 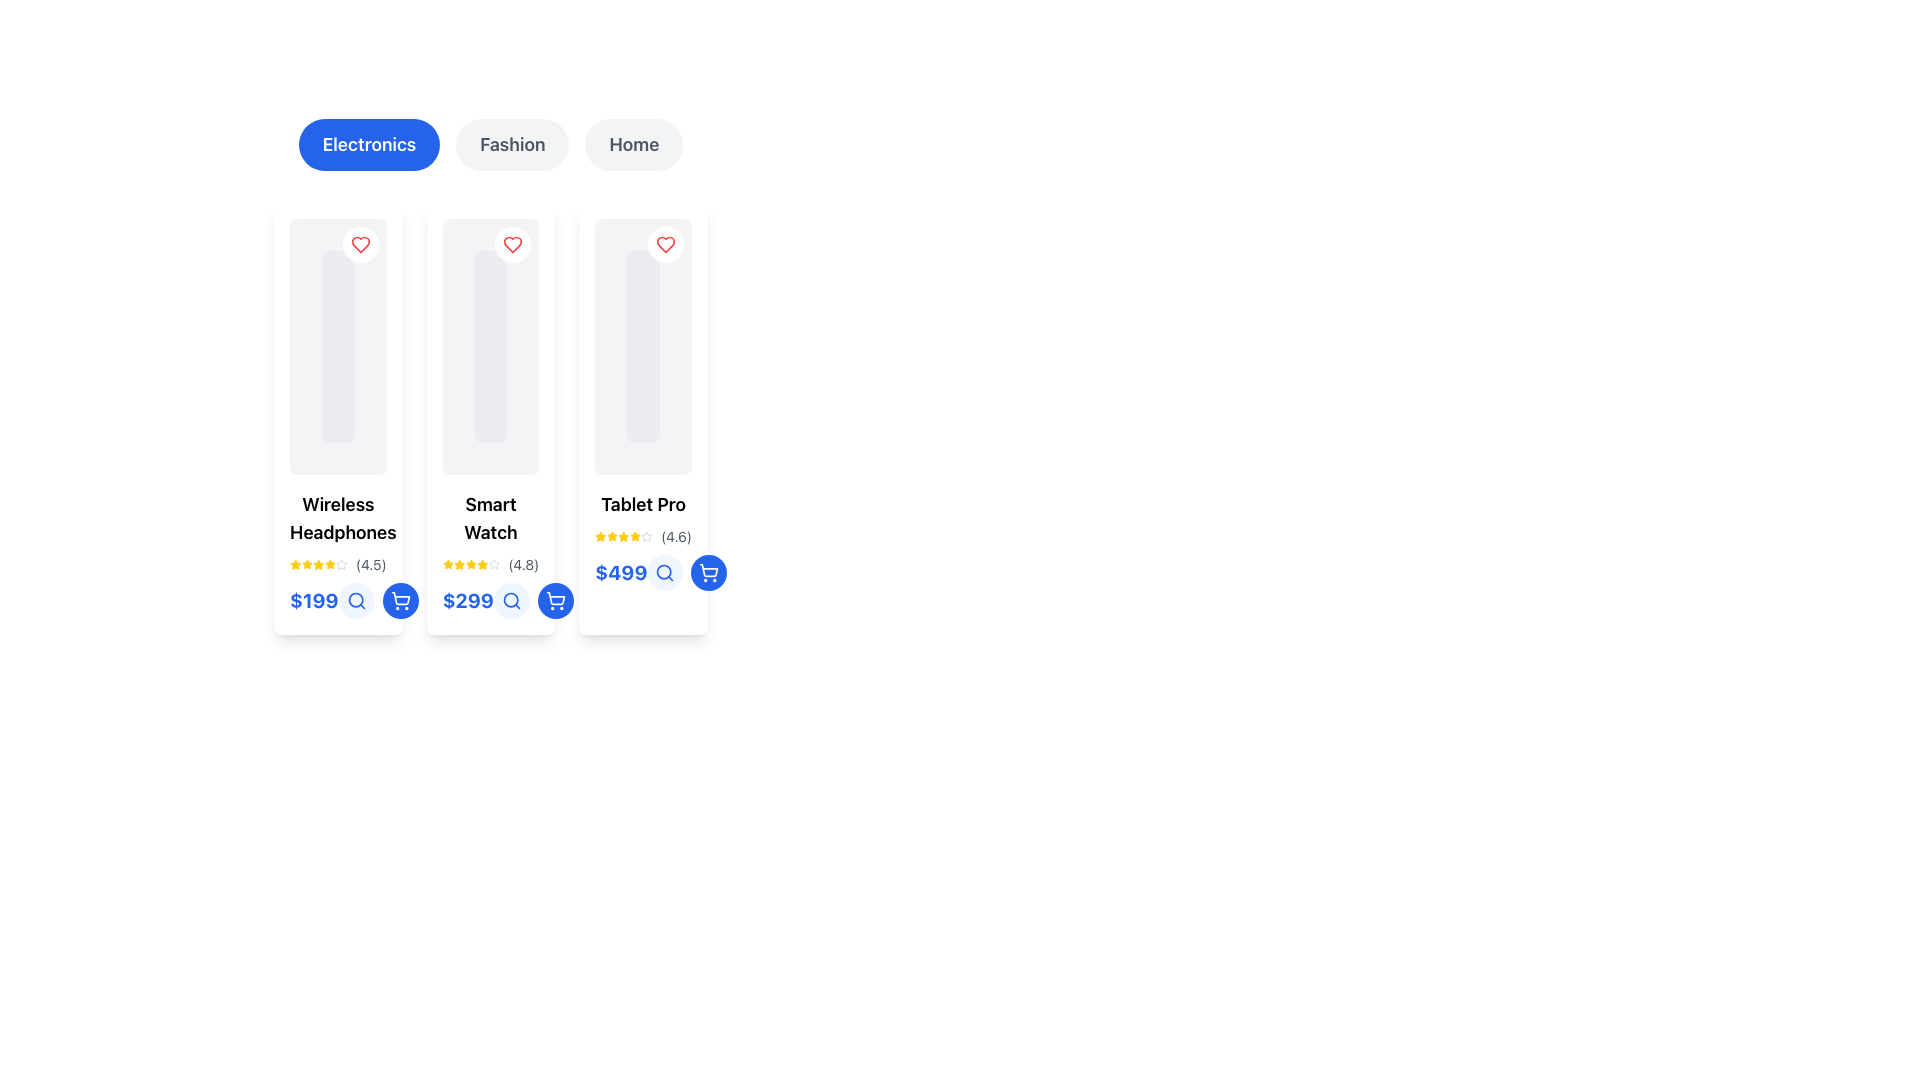 I want to click on the circular part of the search icon located, so click(x=664, y=572).